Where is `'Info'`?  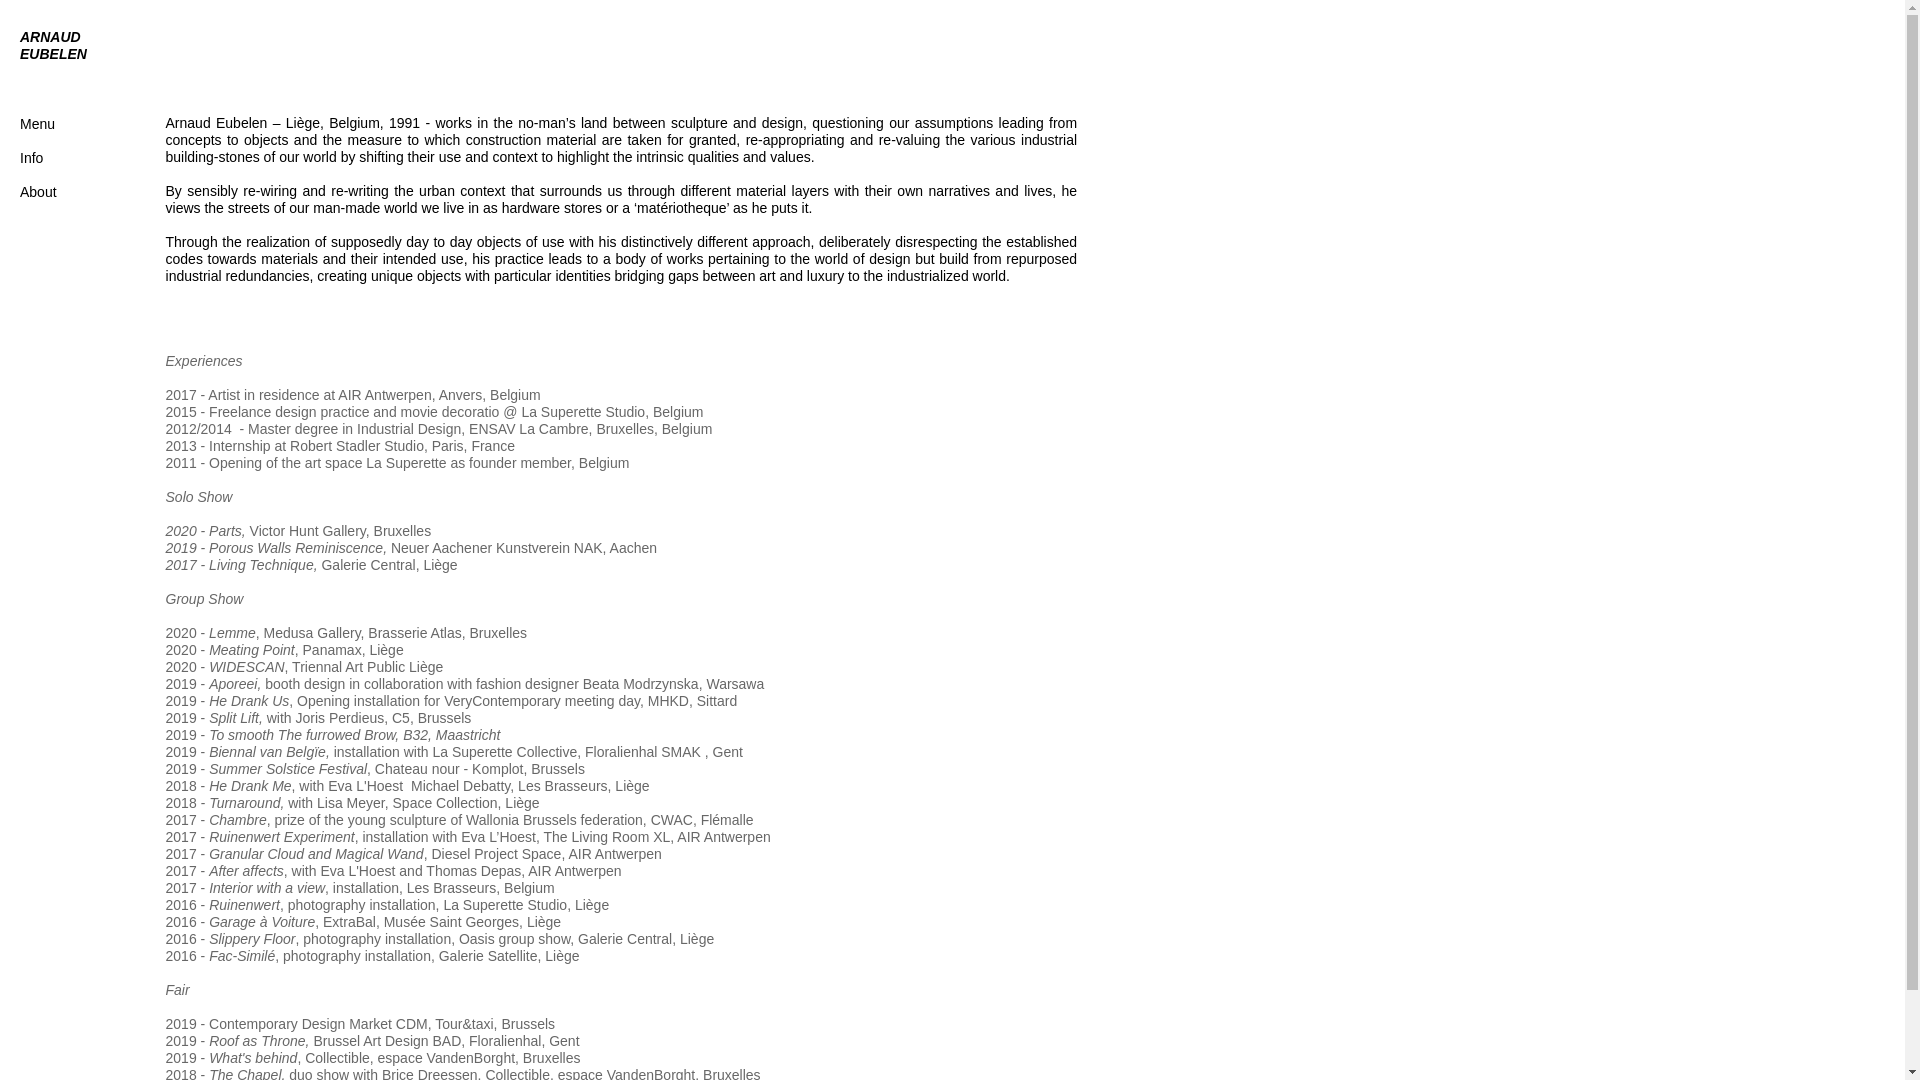
'Info' is located at coordinates (31, 157).